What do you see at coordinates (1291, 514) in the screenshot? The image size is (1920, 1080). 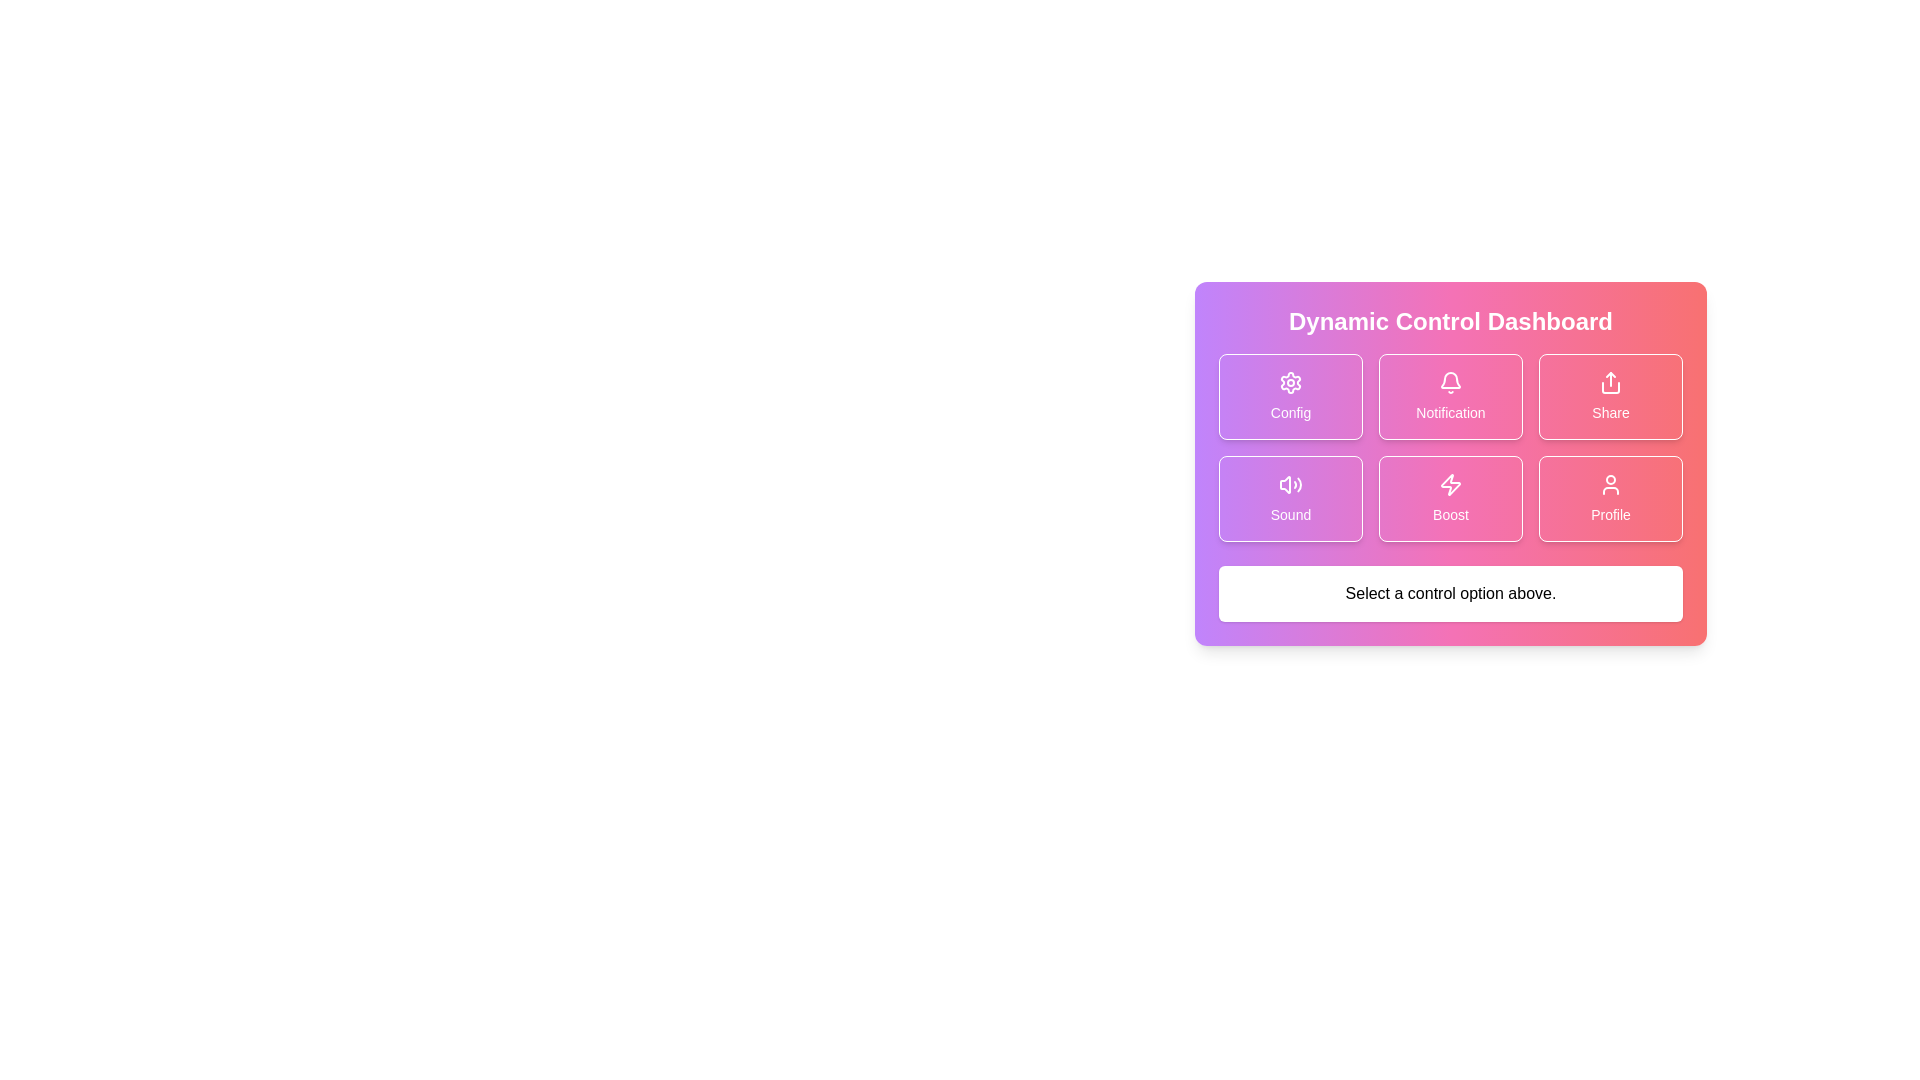 I see `the 'Sound' text label, which is displayed in white text on a transparent background, located centrally below the volume icon in the bottom-left position of the control button grid` at bounding box center [1291, 514].